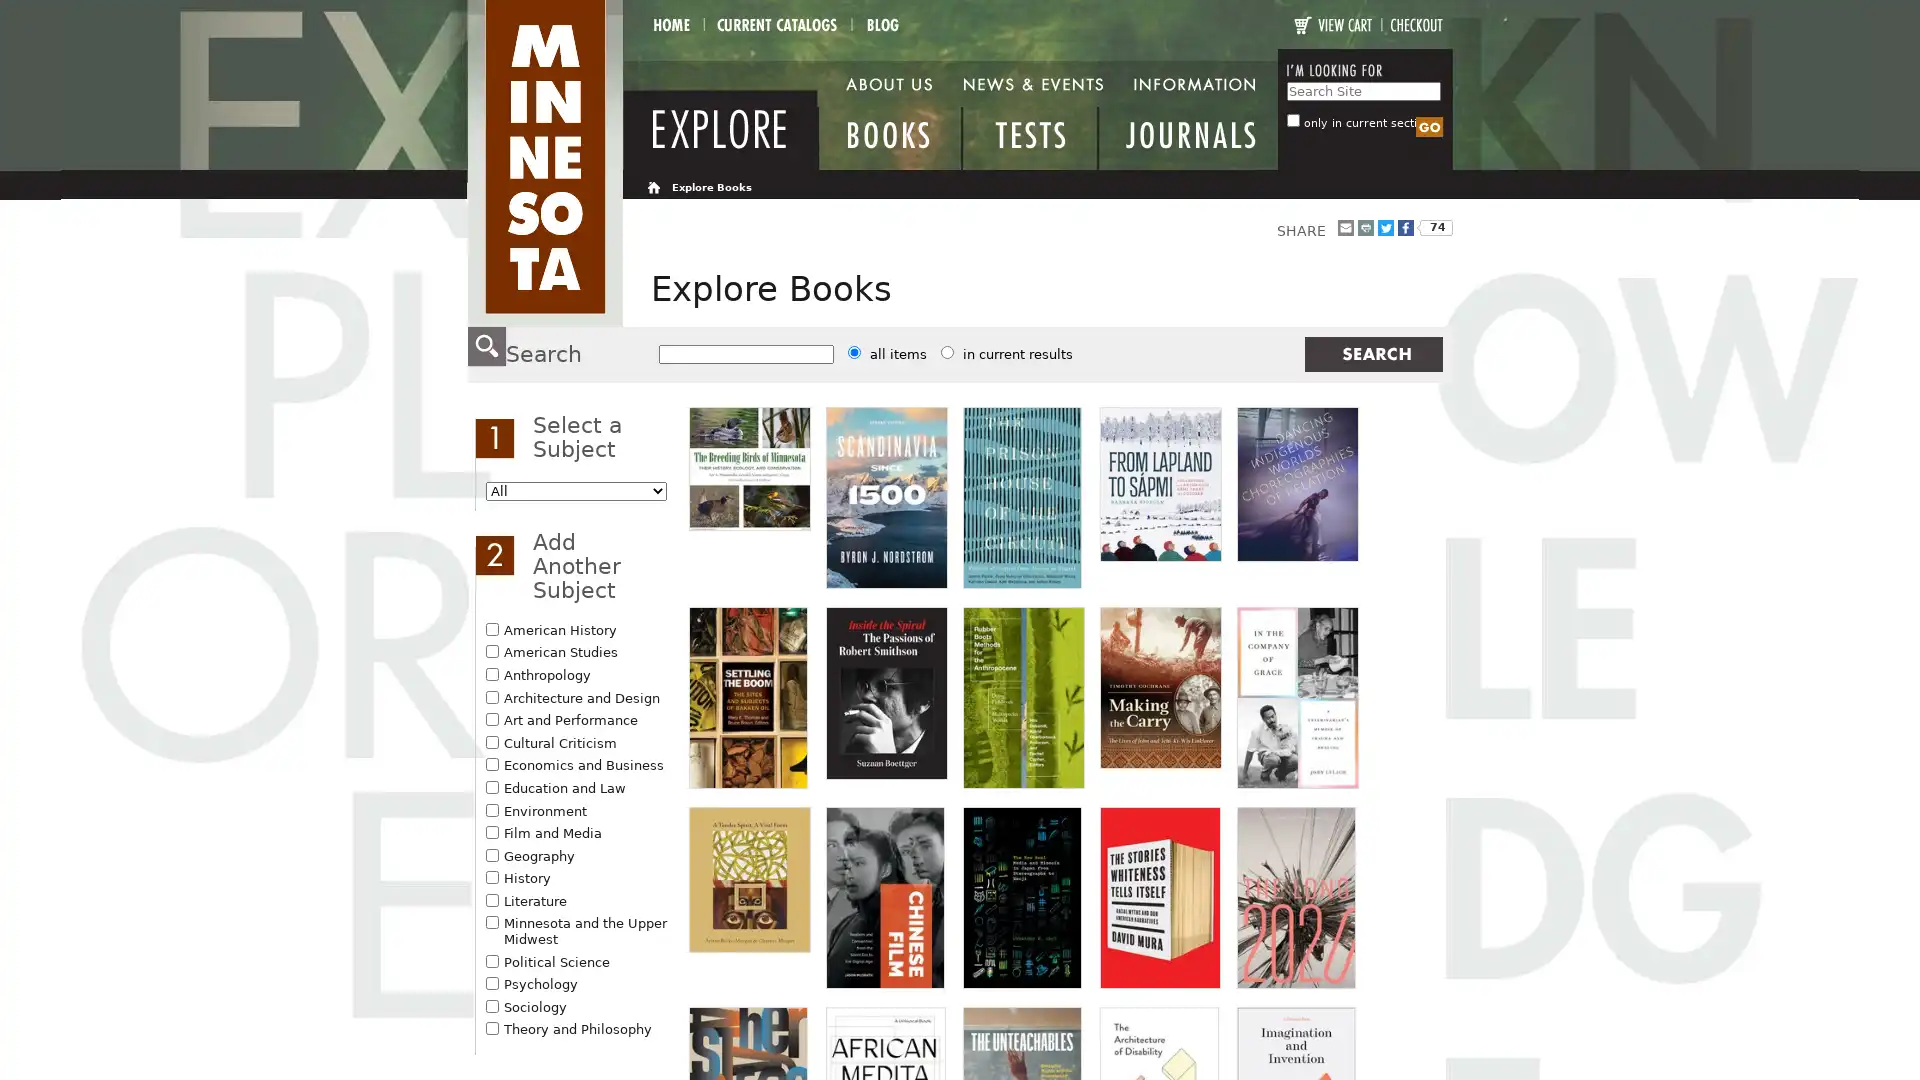 Image resolution: width=1920 pixels, height=1080 pixels. What do you see at coordinates (1428, 127) in the screenshot?
I see `Search` at bounding box center [1428, 127].